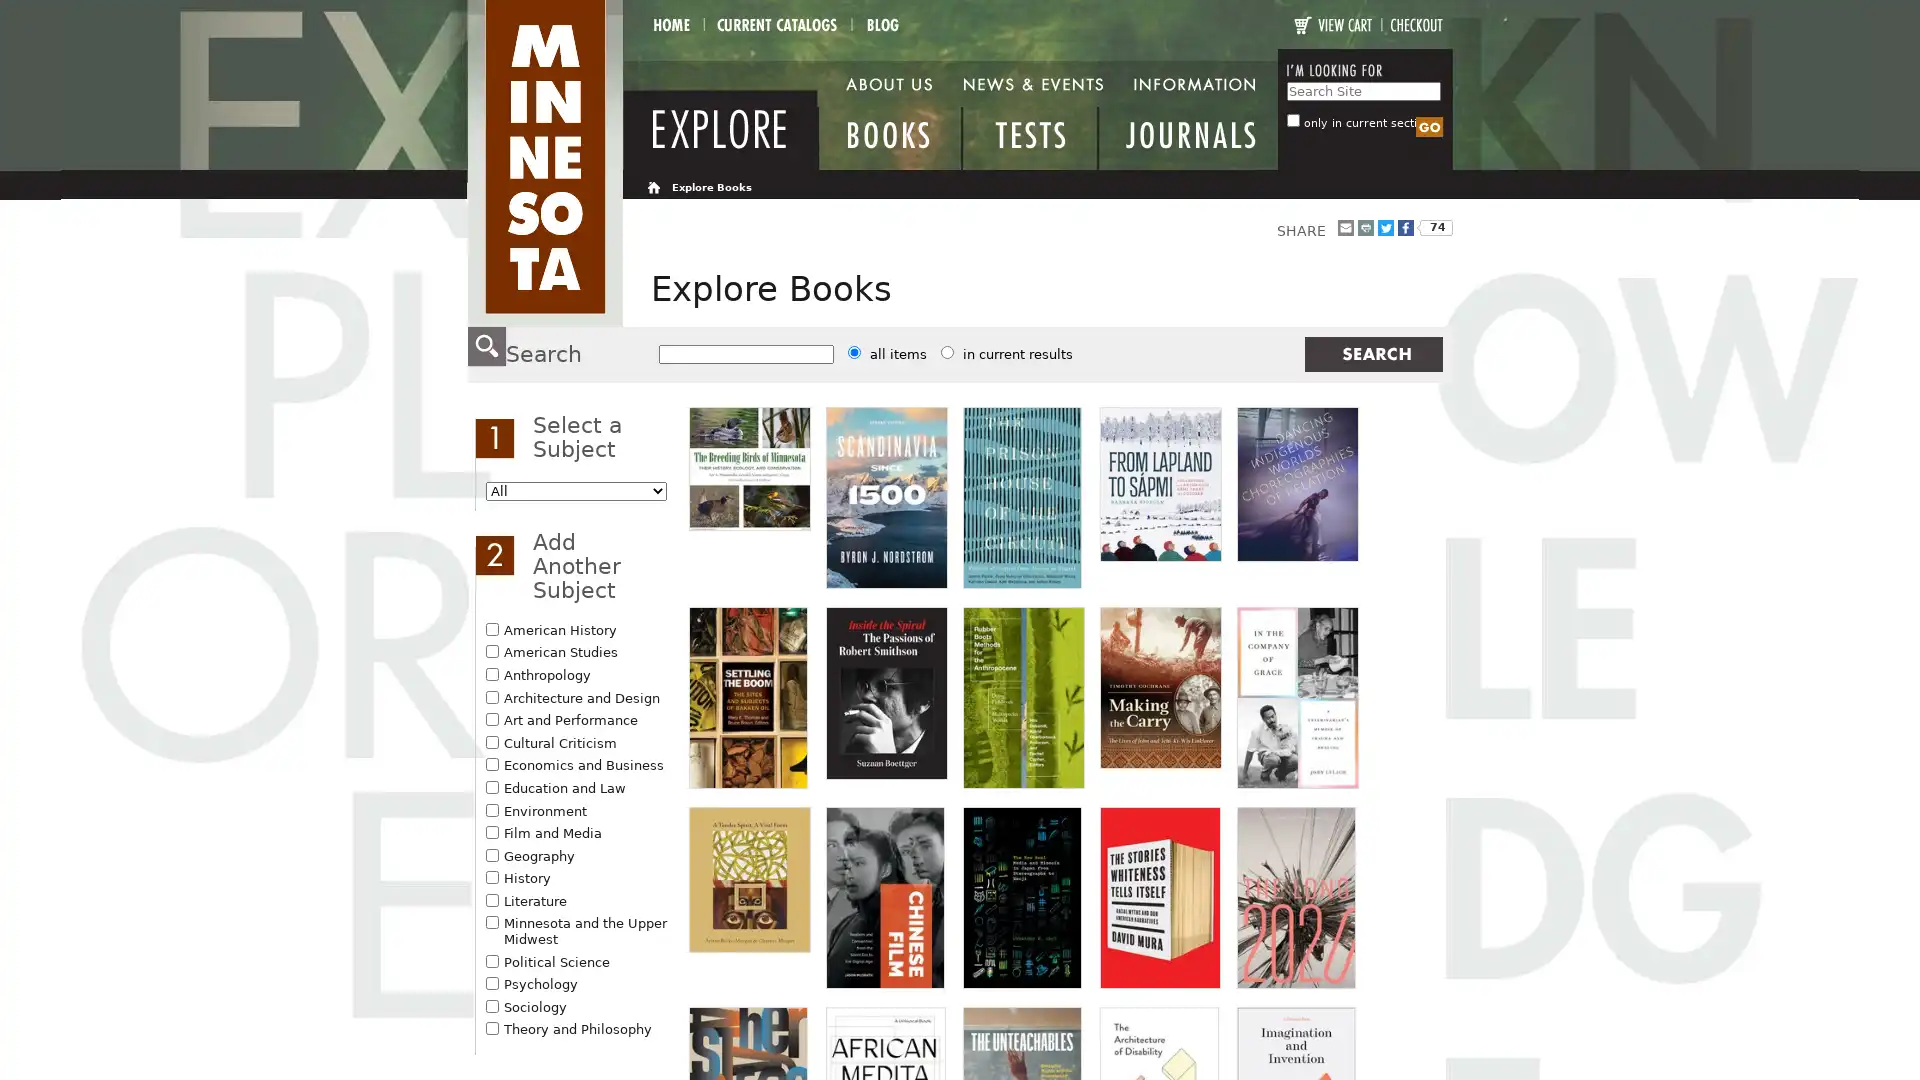 Image resolution: width=1920 pixels, height=1080 pixels. What do you see at coordinates (1428, 127) in the screenshot?
I see `Search` at bounding box center [1428, 127].